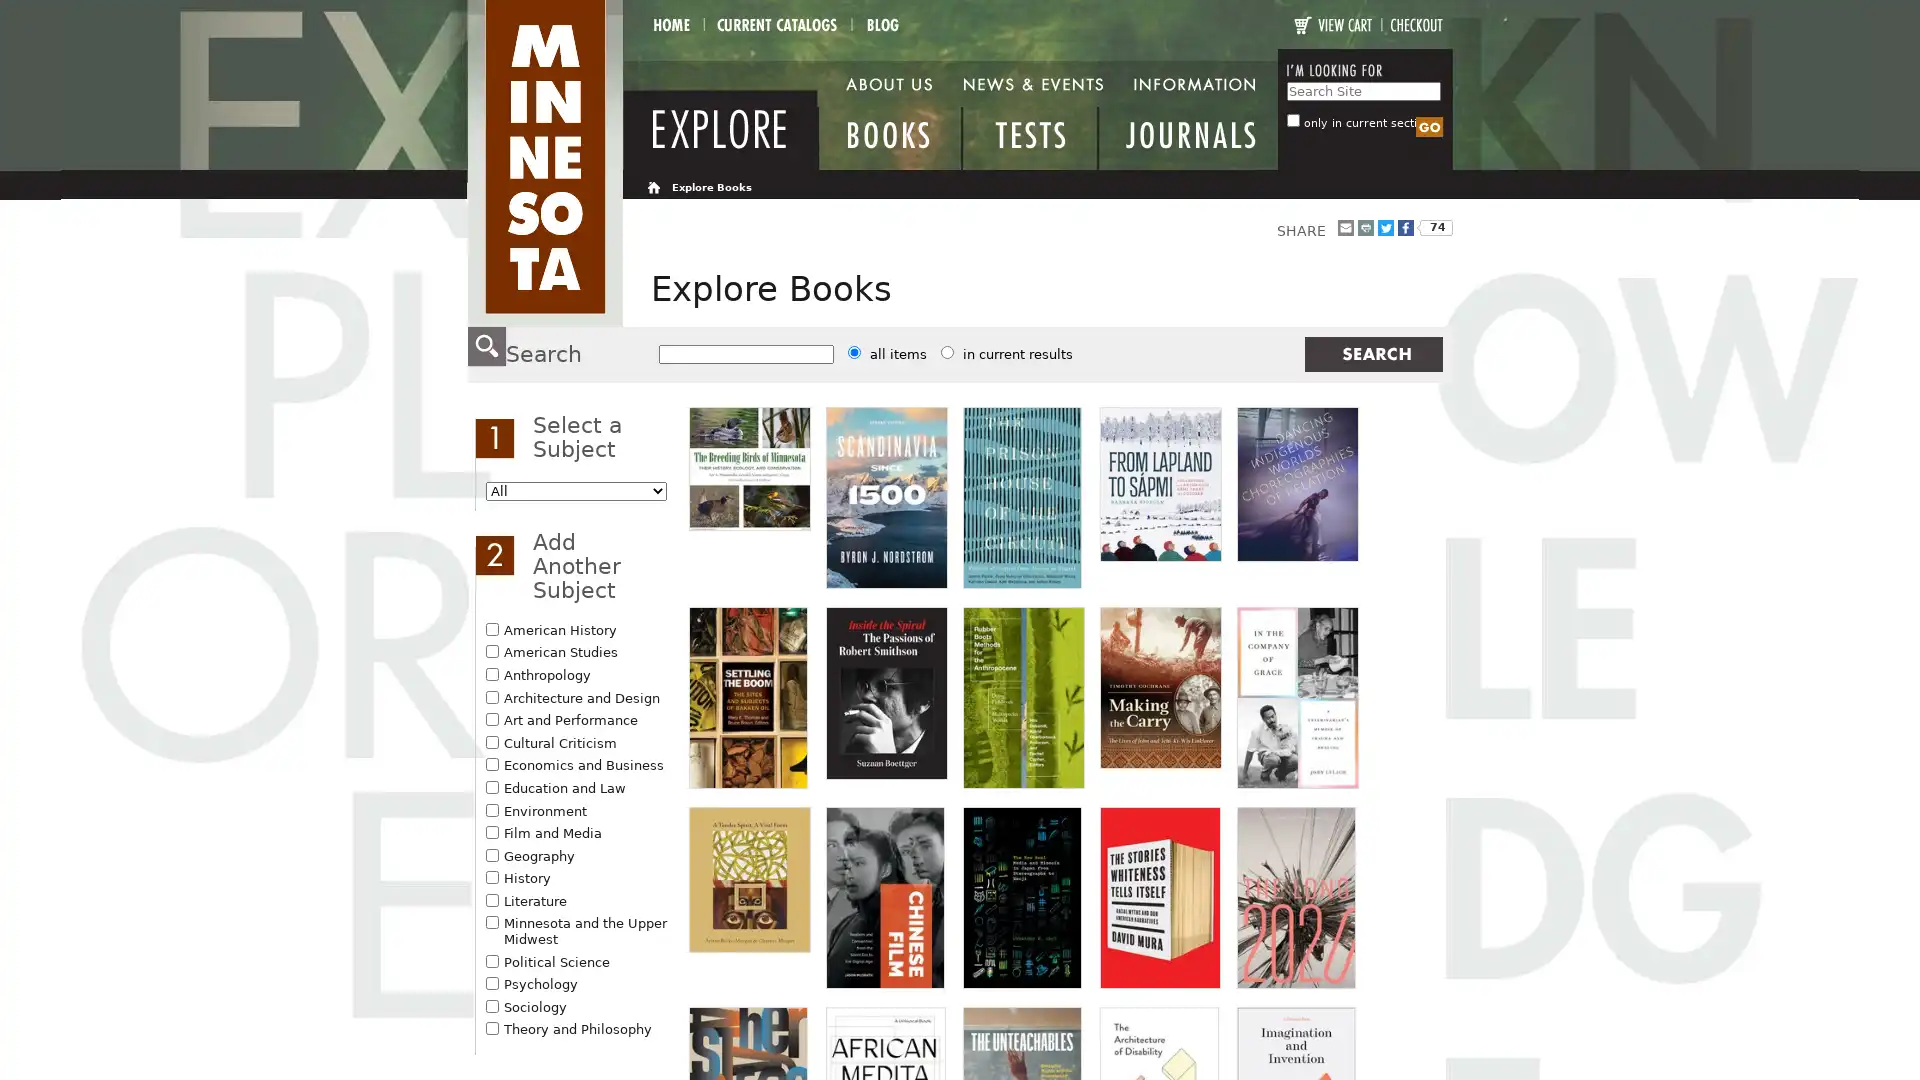 Image resolution: width=1920 pixels, height=1080 pixels. What do you see at coordinates (1428, 127) in the screenshot?
I see `Search` at bounding box center [1428, 127].